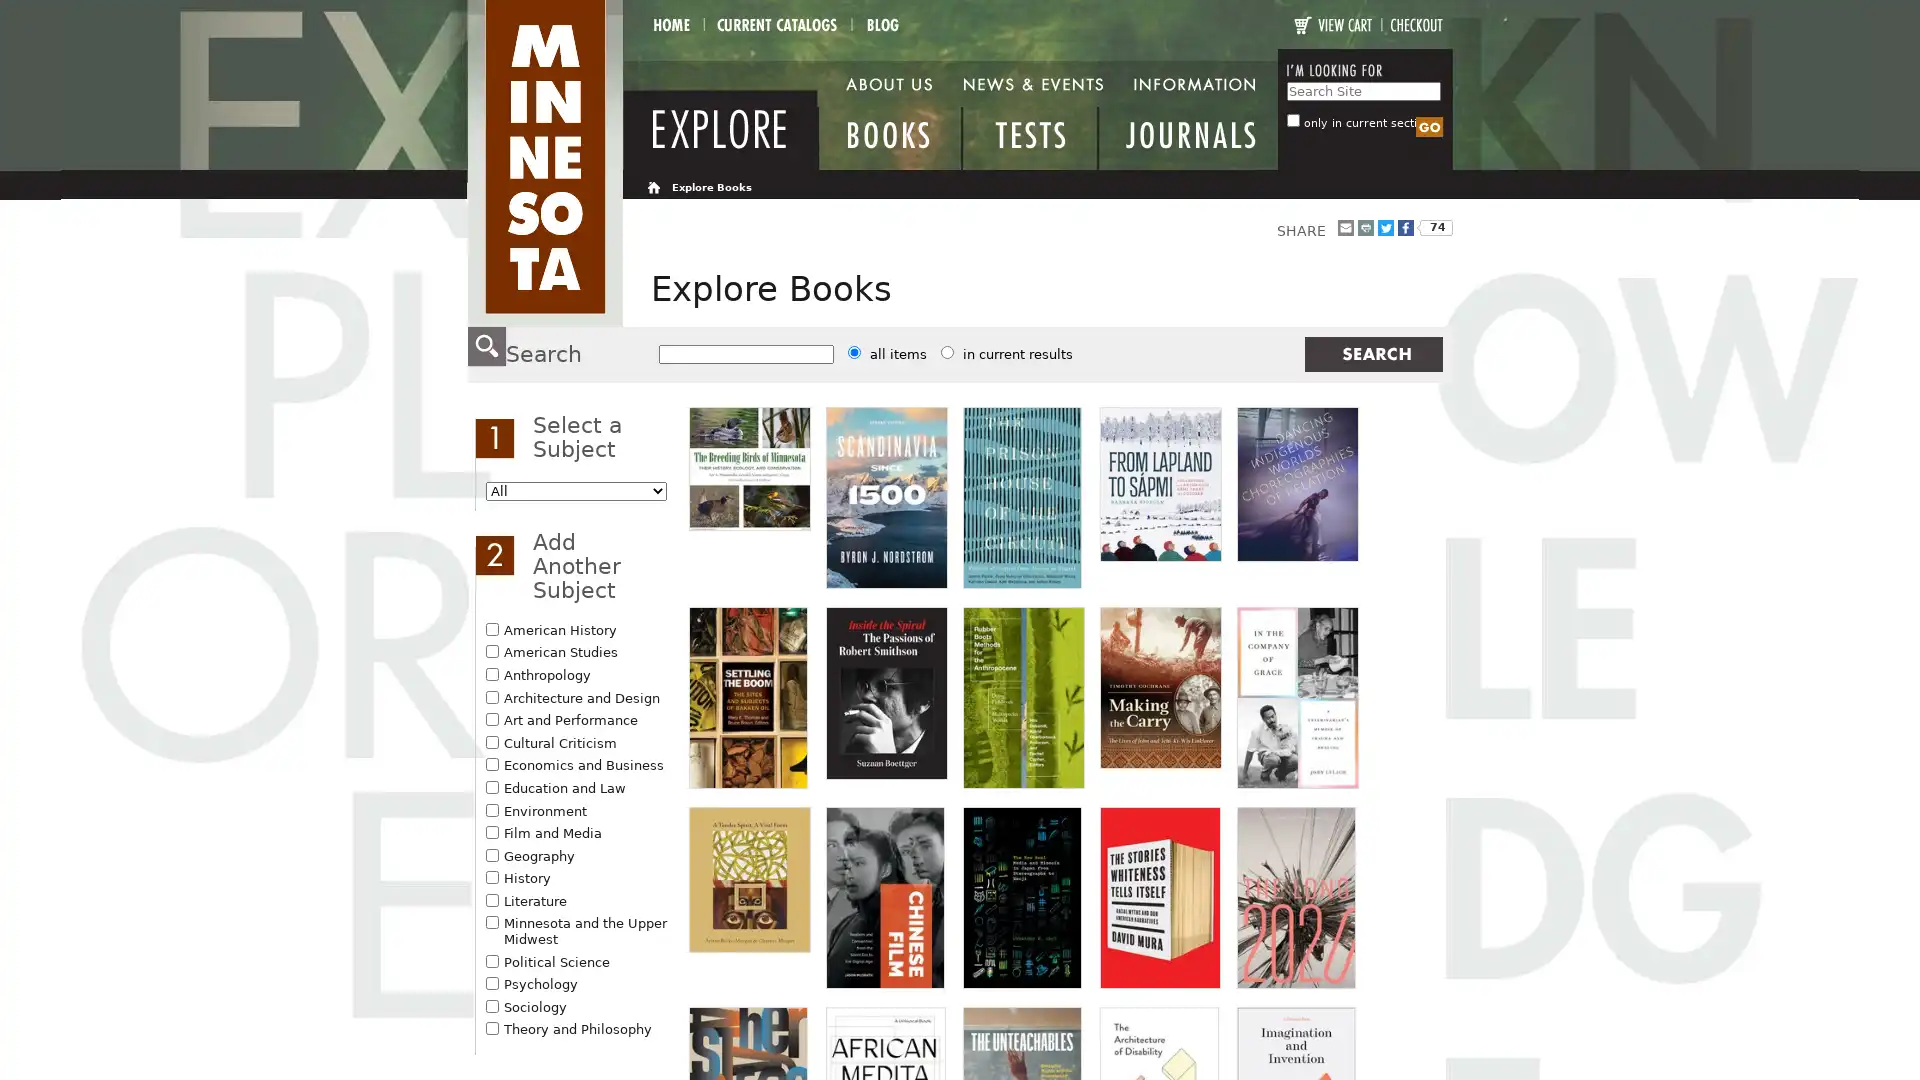 Image resolution: width=1920 pixels, height=1080 pixels. What do you see at coordinates (1428, 127) in the screenshot?
I see `Search` at bounding box center [1428, 127].